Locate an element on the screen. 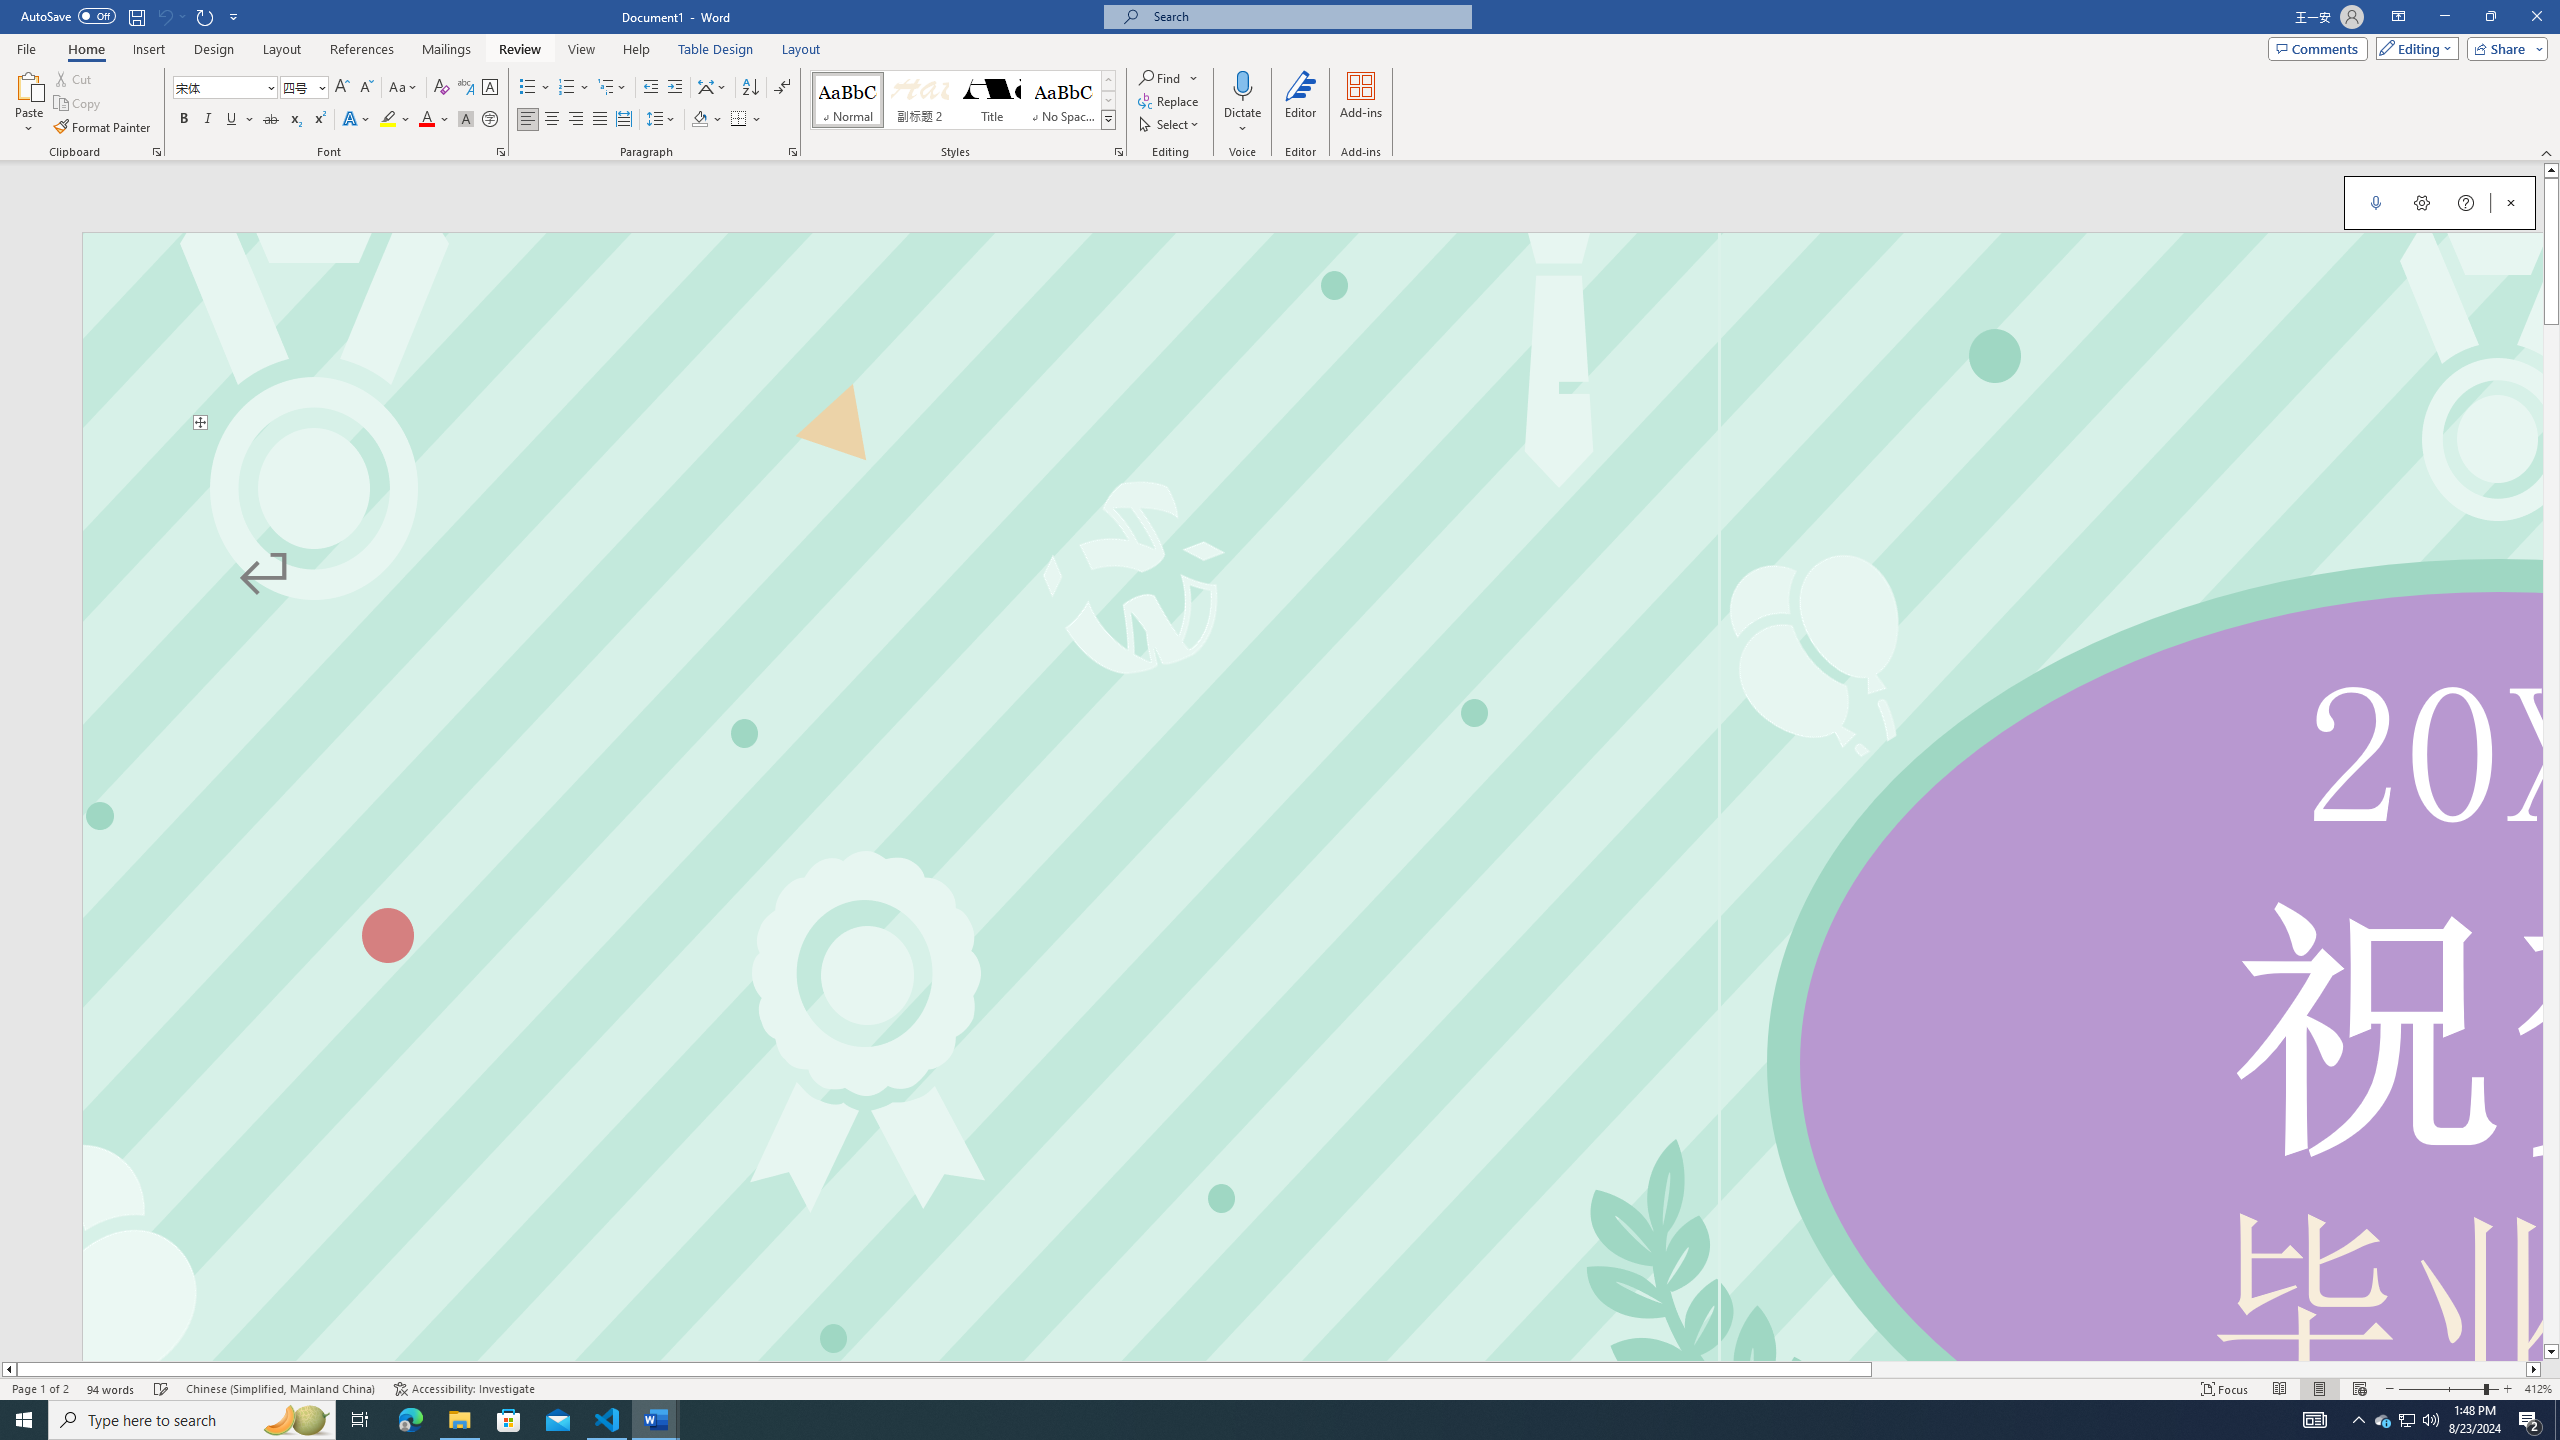 The image size is (2560, 1440). 'Character Border' is located at coordinates (489, 87).